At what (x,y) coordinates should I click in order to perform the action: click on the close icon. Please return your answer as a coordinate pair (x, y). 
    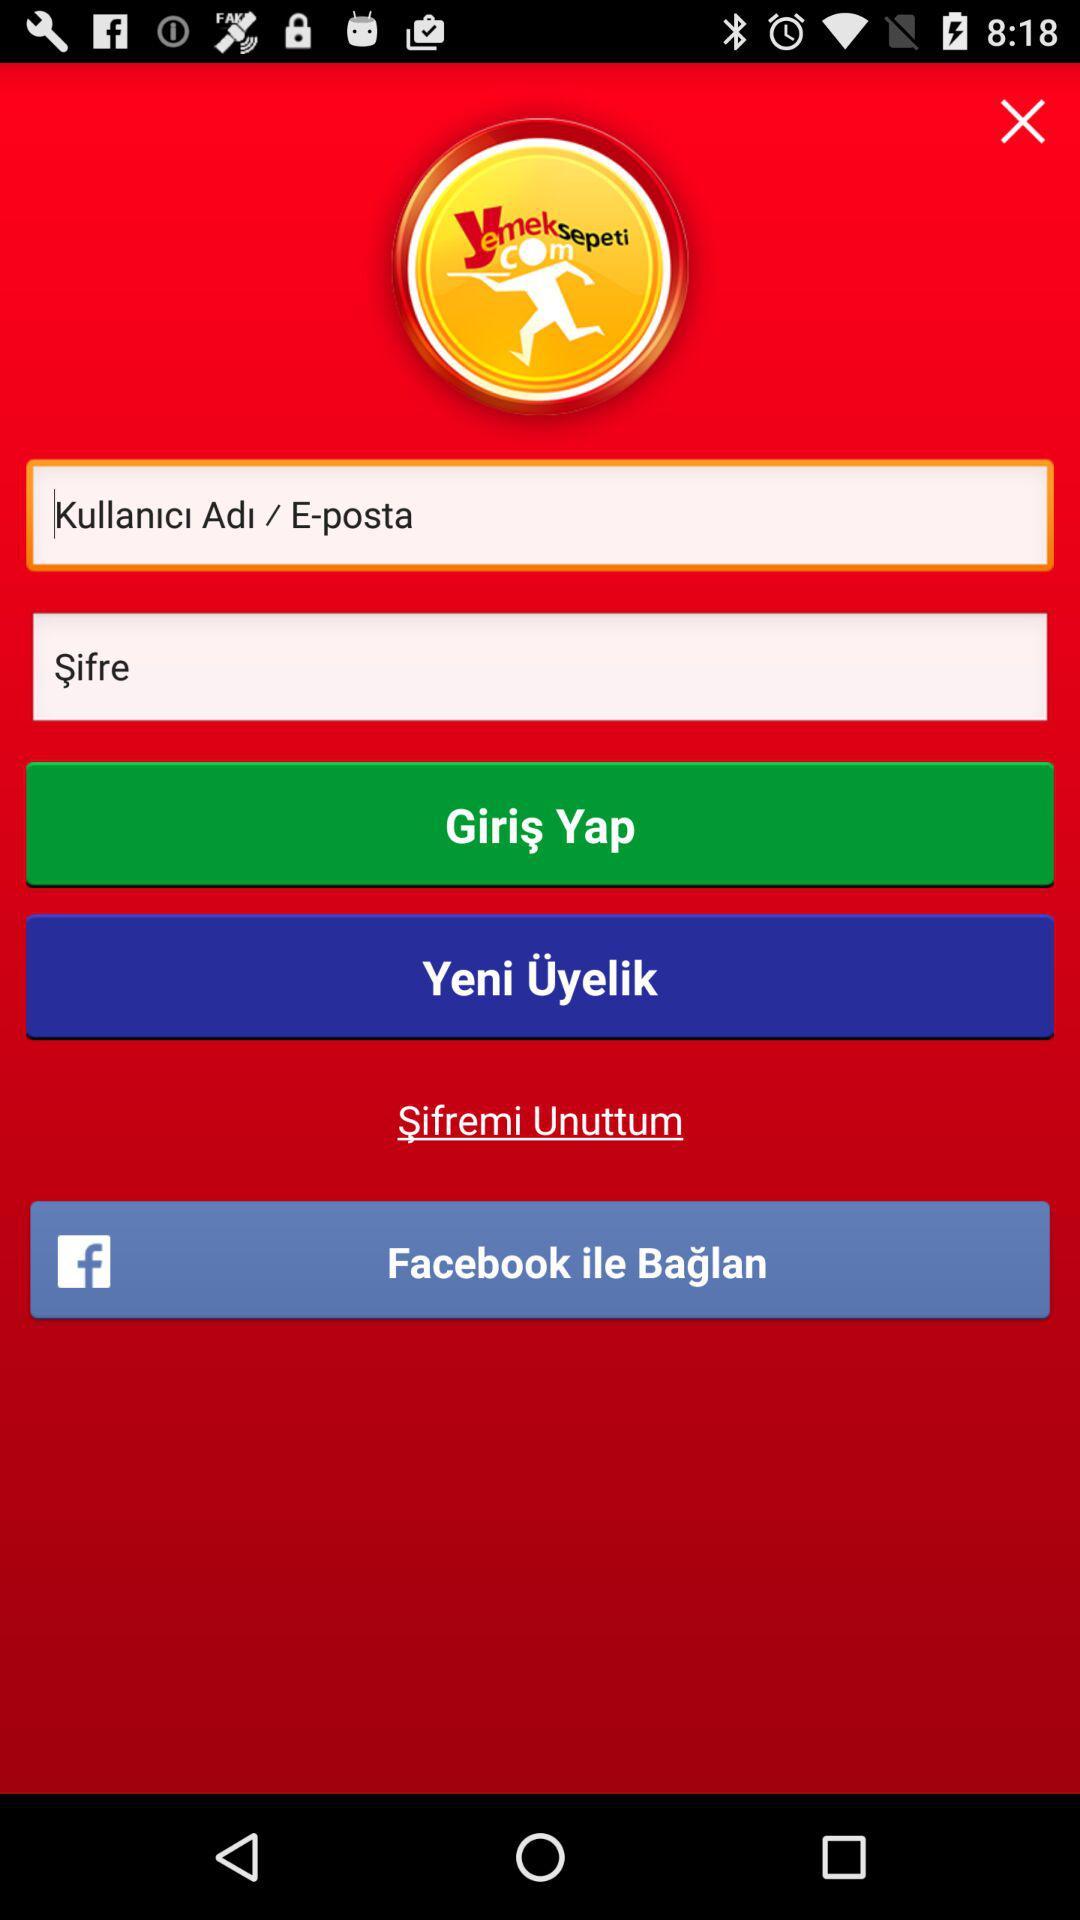
    Looking at the image, I should click on (1022, 128).